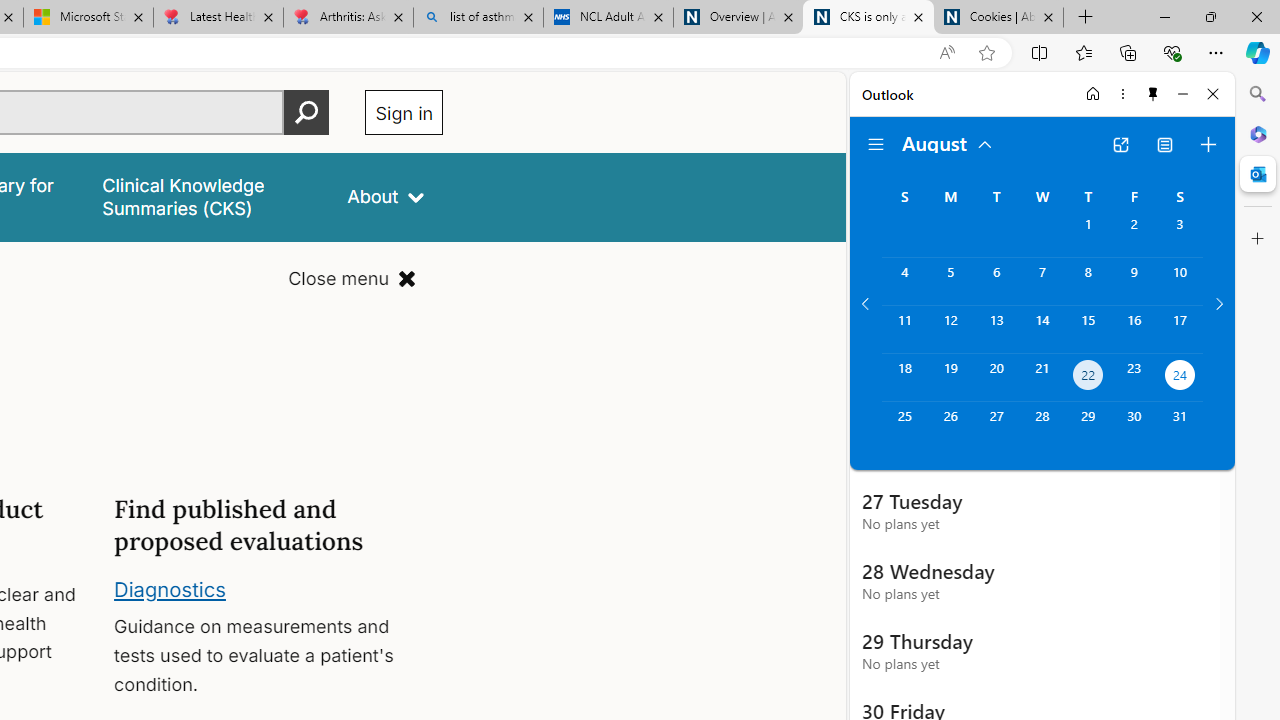  What do you see at coordinates (1180, 281) in the screenshot?
I see `'Saturday, August 10, 2024. '` at bounding box center [1180, 281].